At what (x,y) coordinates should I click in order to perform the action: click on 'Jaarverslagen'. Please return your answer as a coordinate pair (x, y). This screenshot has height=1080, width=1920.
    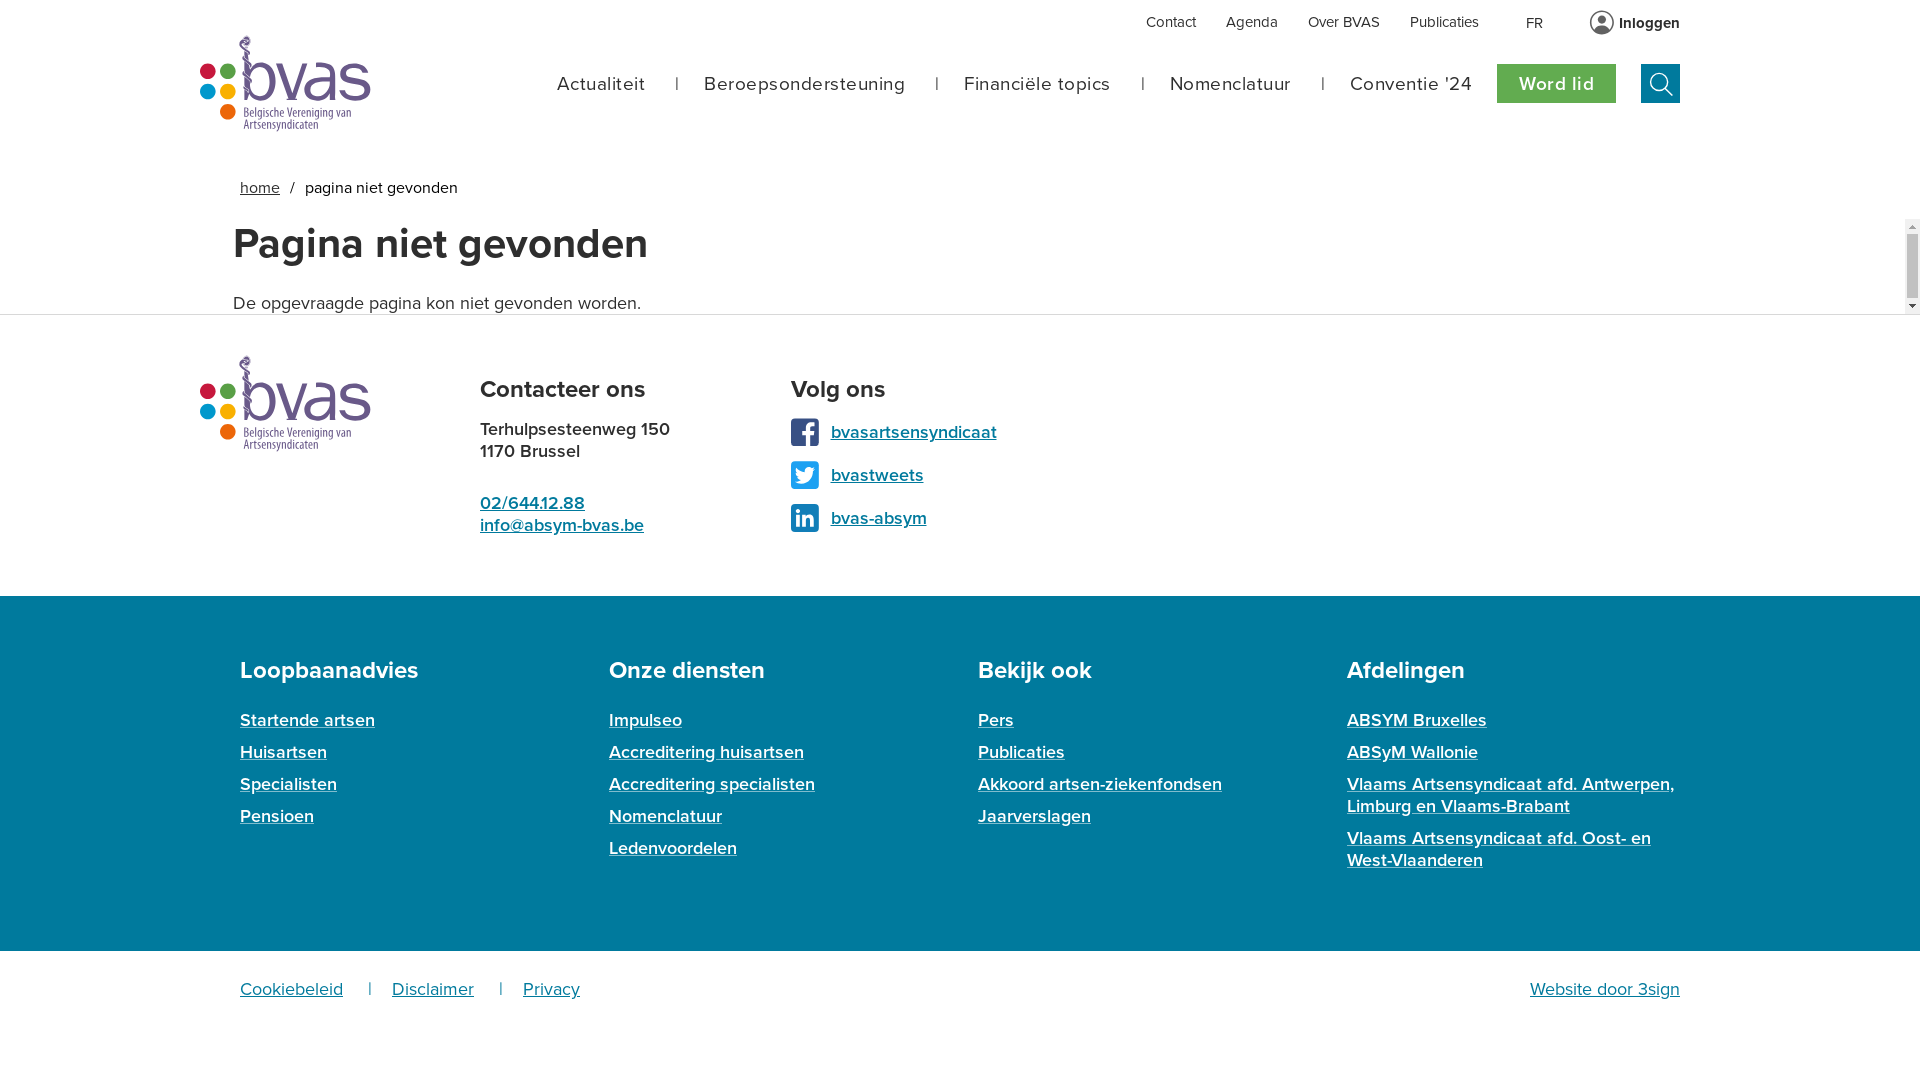
    Looking at the image, I should click on (1034, 816).